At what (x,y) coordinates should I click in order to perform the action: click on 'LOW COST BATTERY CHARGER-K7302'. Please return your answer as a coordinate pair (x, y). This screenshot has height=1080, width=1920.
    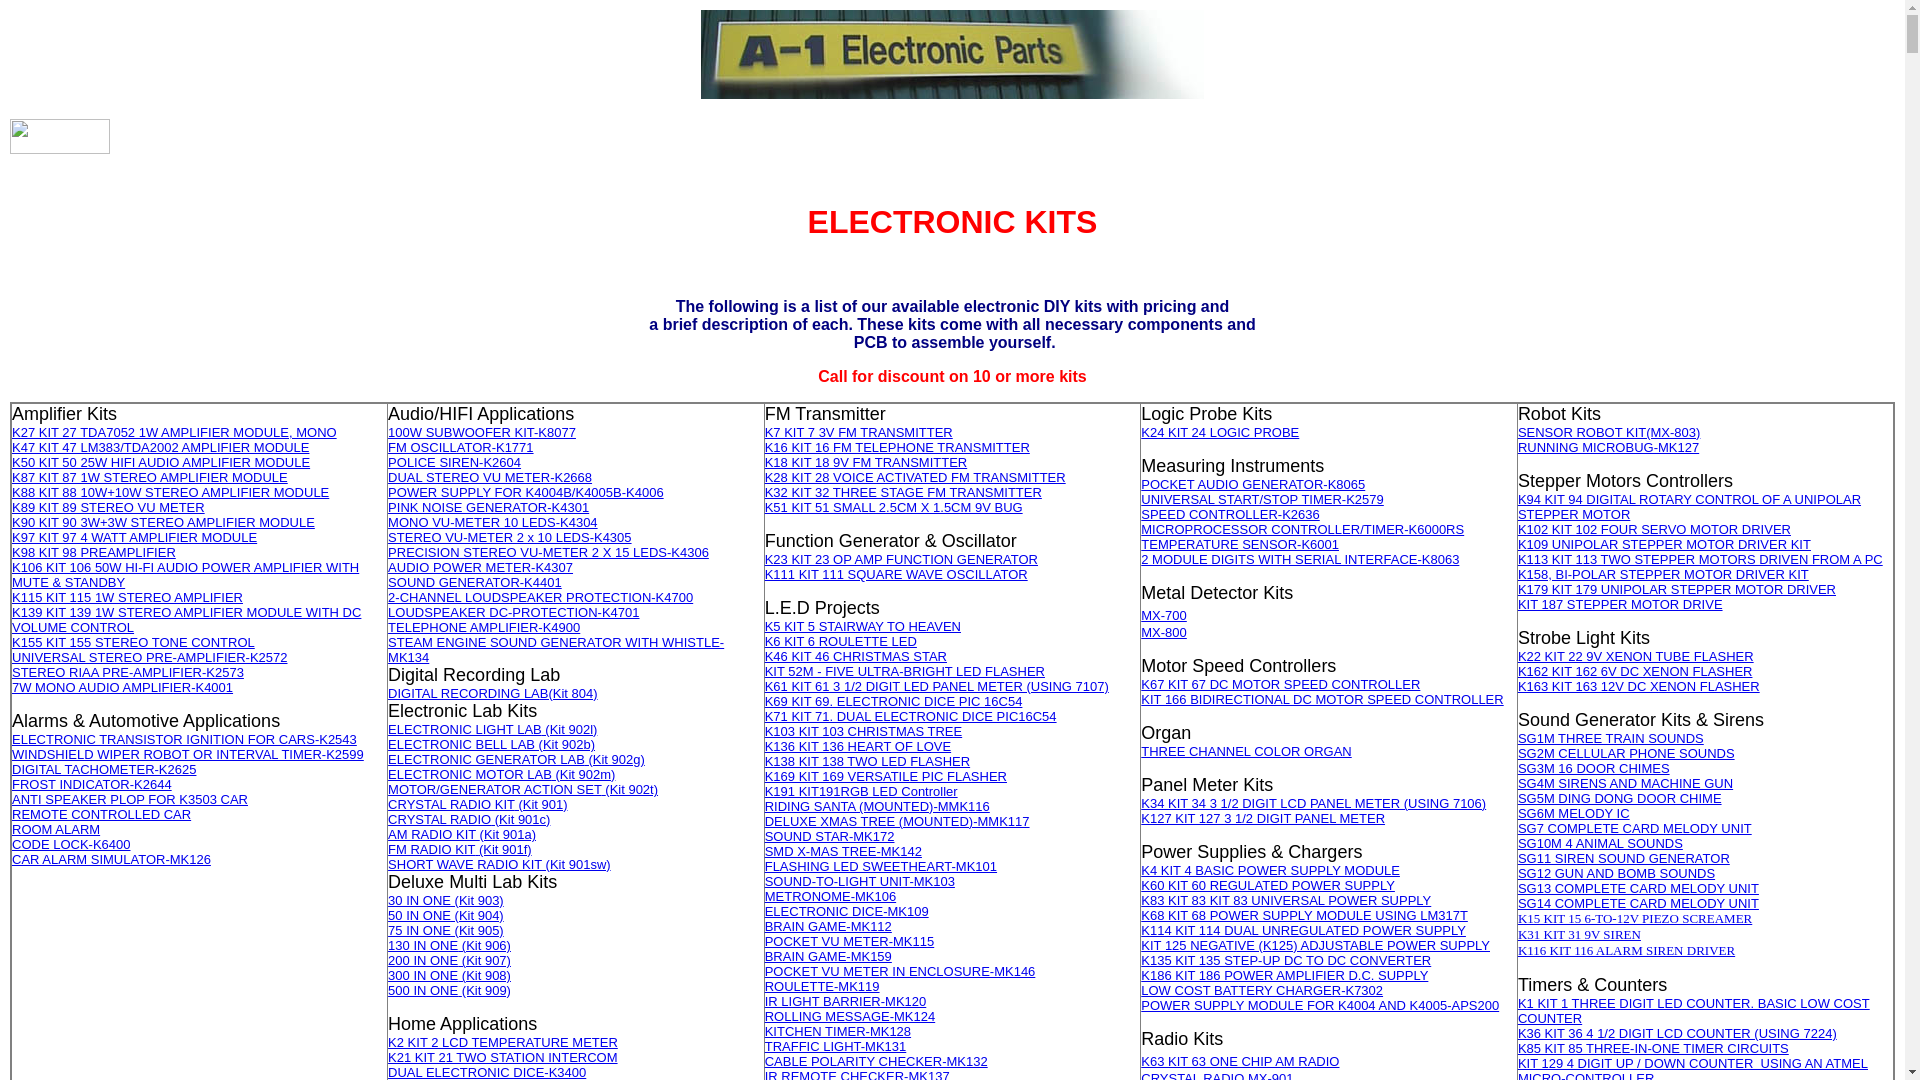
    Looking at the image, I should click on (1261, 990).